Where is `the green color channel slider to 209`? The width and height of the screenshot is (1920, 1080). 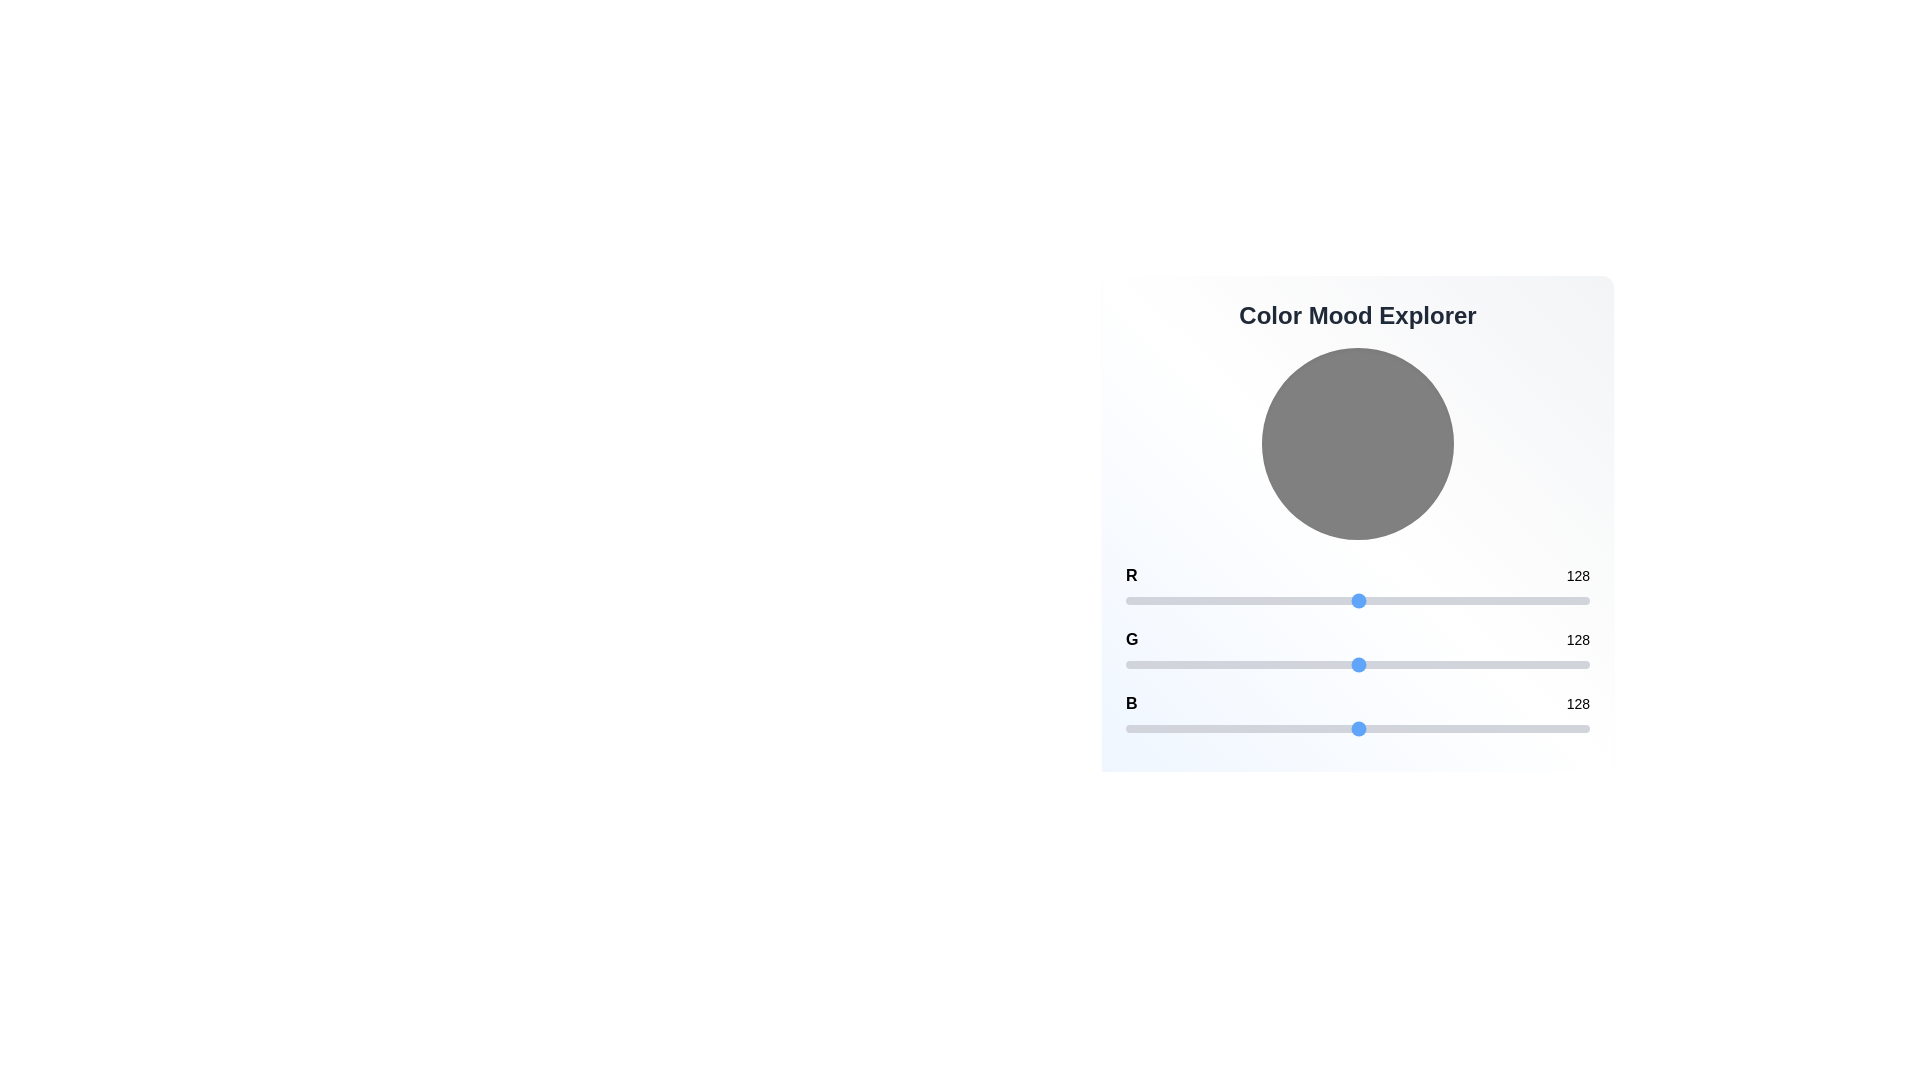 the green color channel slider to 209 is located at coordinates (1506, 664).